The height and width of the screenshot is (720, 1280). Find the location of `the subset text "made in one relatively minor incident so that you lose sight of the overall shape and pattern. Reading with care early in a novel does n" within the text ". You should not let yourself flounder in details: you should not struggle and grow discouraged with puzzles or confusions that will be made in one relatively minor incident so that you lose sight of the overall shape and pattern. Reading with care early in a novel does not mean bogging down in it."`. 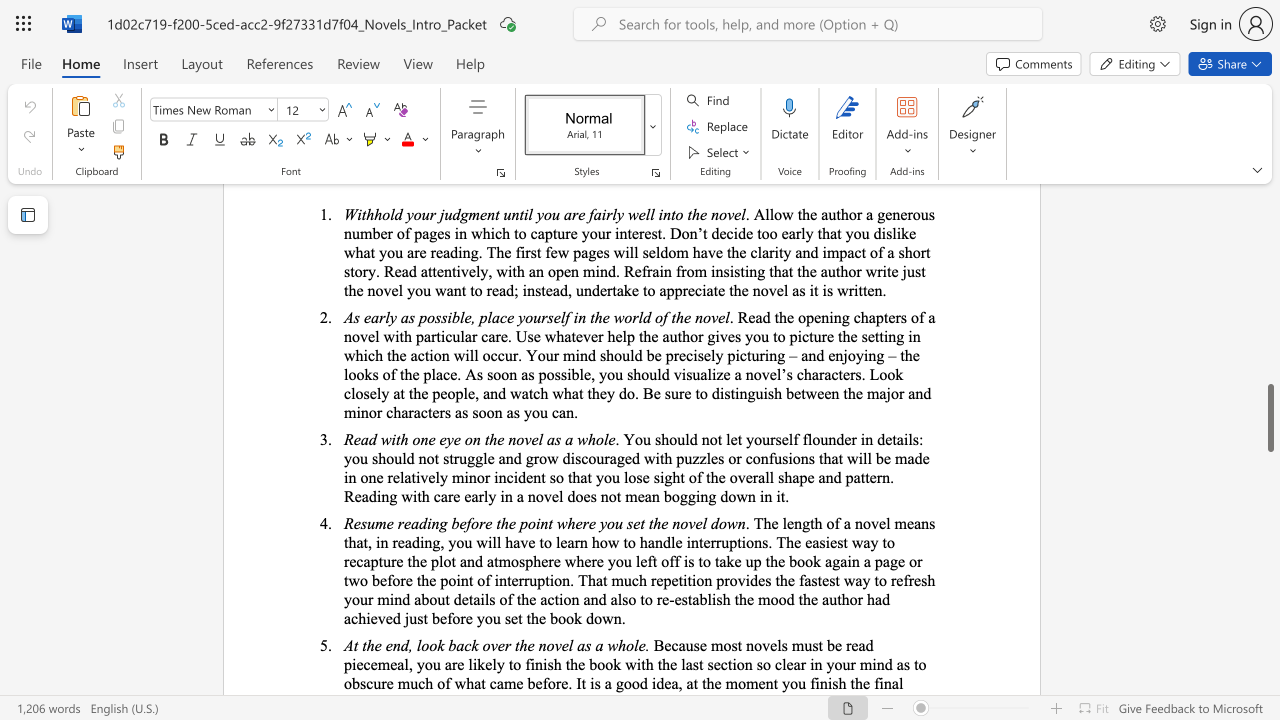

the subset text "made in one relatively minor incident so that you lose sight of the overall shape and pattern. Reading with care early in a novel does n" within the text ". You should not let yourself flounder in details: you should not struggle and grow discouraged with puzzles or confusions that will be made in one relatively minor incident so that you lose sight of the overall shape and pattern. Reading with care early in a novel does not mean bogging down in it." is located at coordinates (893, 458).